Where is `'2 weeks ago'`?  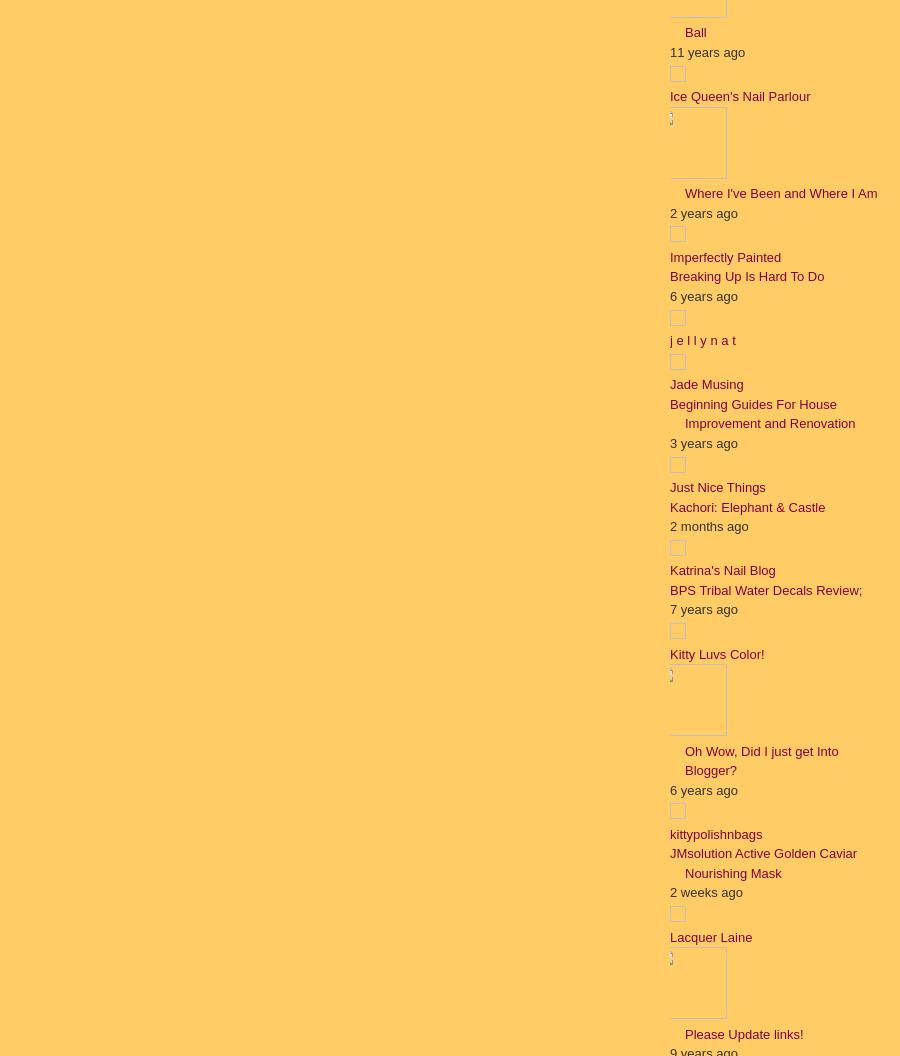
'2 weeks ago' is located at coordinates (705, 891).